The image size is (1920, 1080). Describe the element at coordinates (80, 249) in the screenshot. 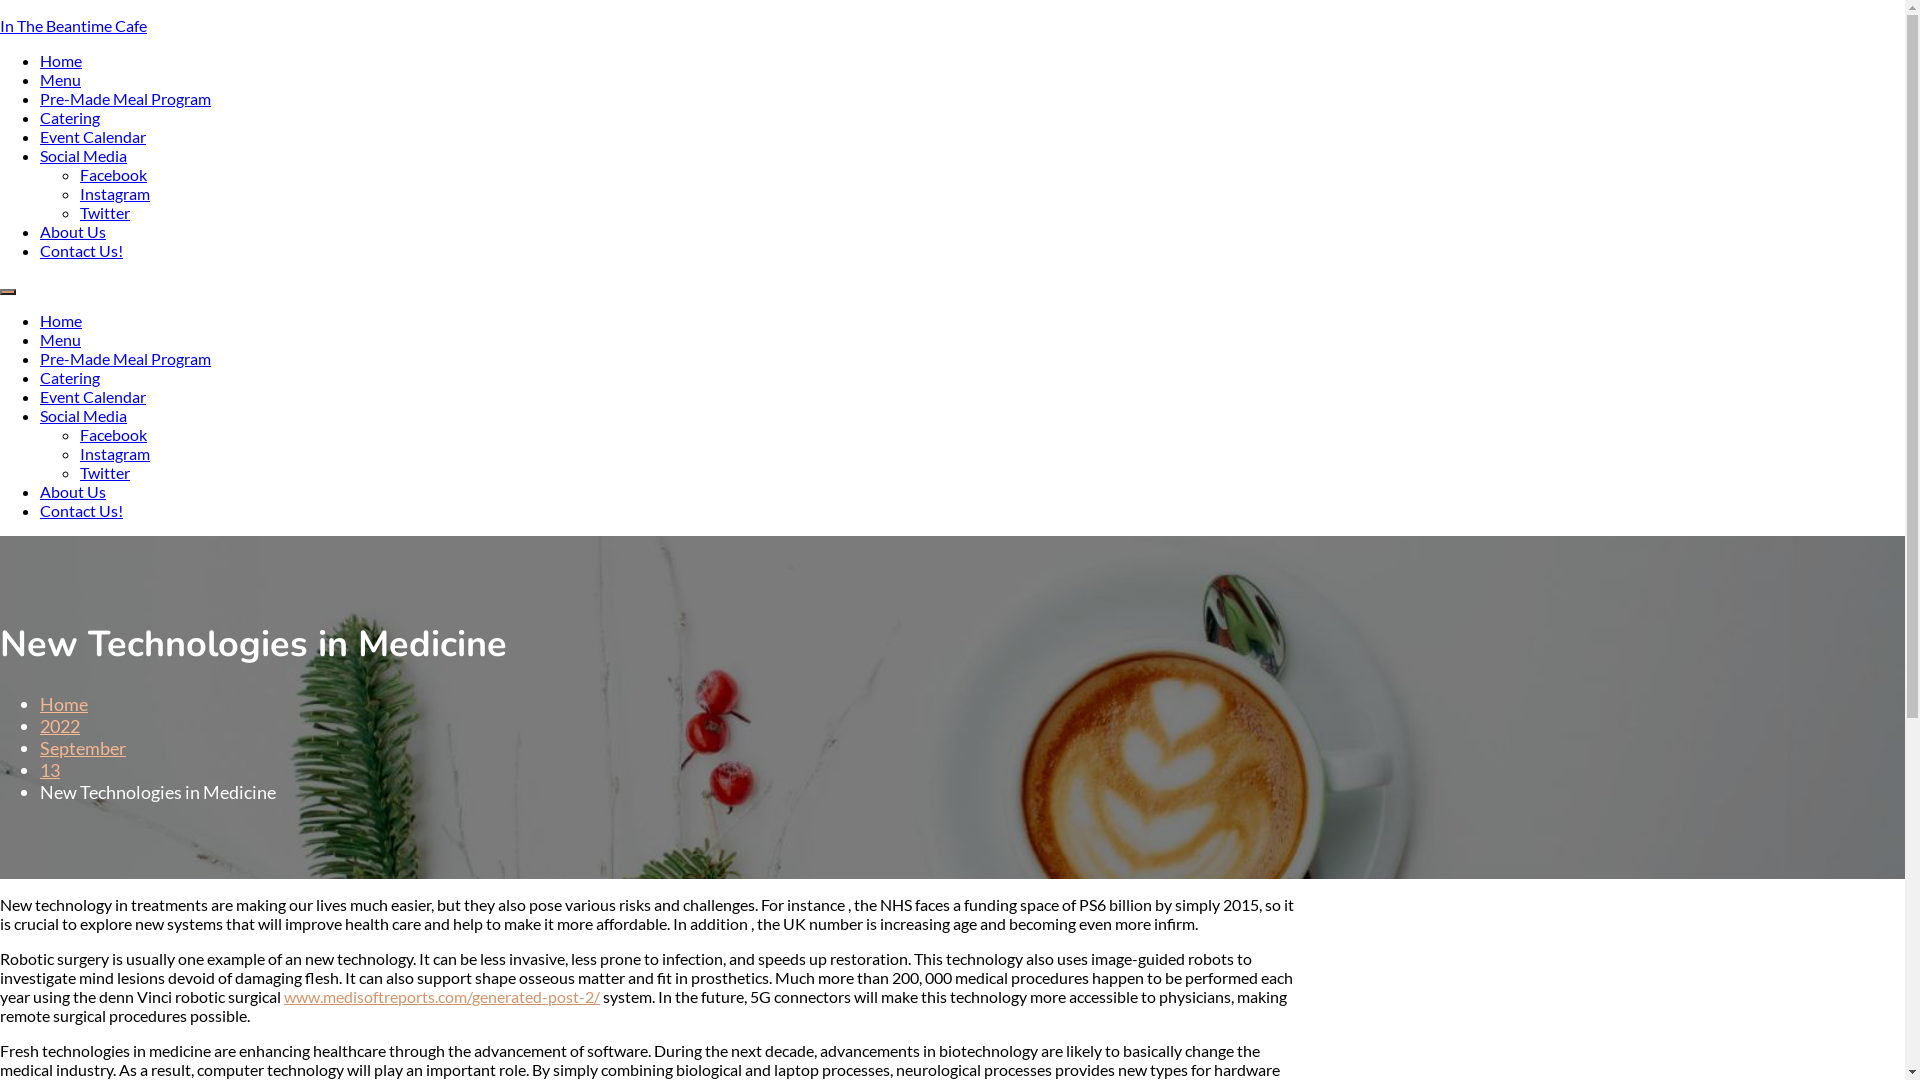

I see `'Contact Us!'` at that location.